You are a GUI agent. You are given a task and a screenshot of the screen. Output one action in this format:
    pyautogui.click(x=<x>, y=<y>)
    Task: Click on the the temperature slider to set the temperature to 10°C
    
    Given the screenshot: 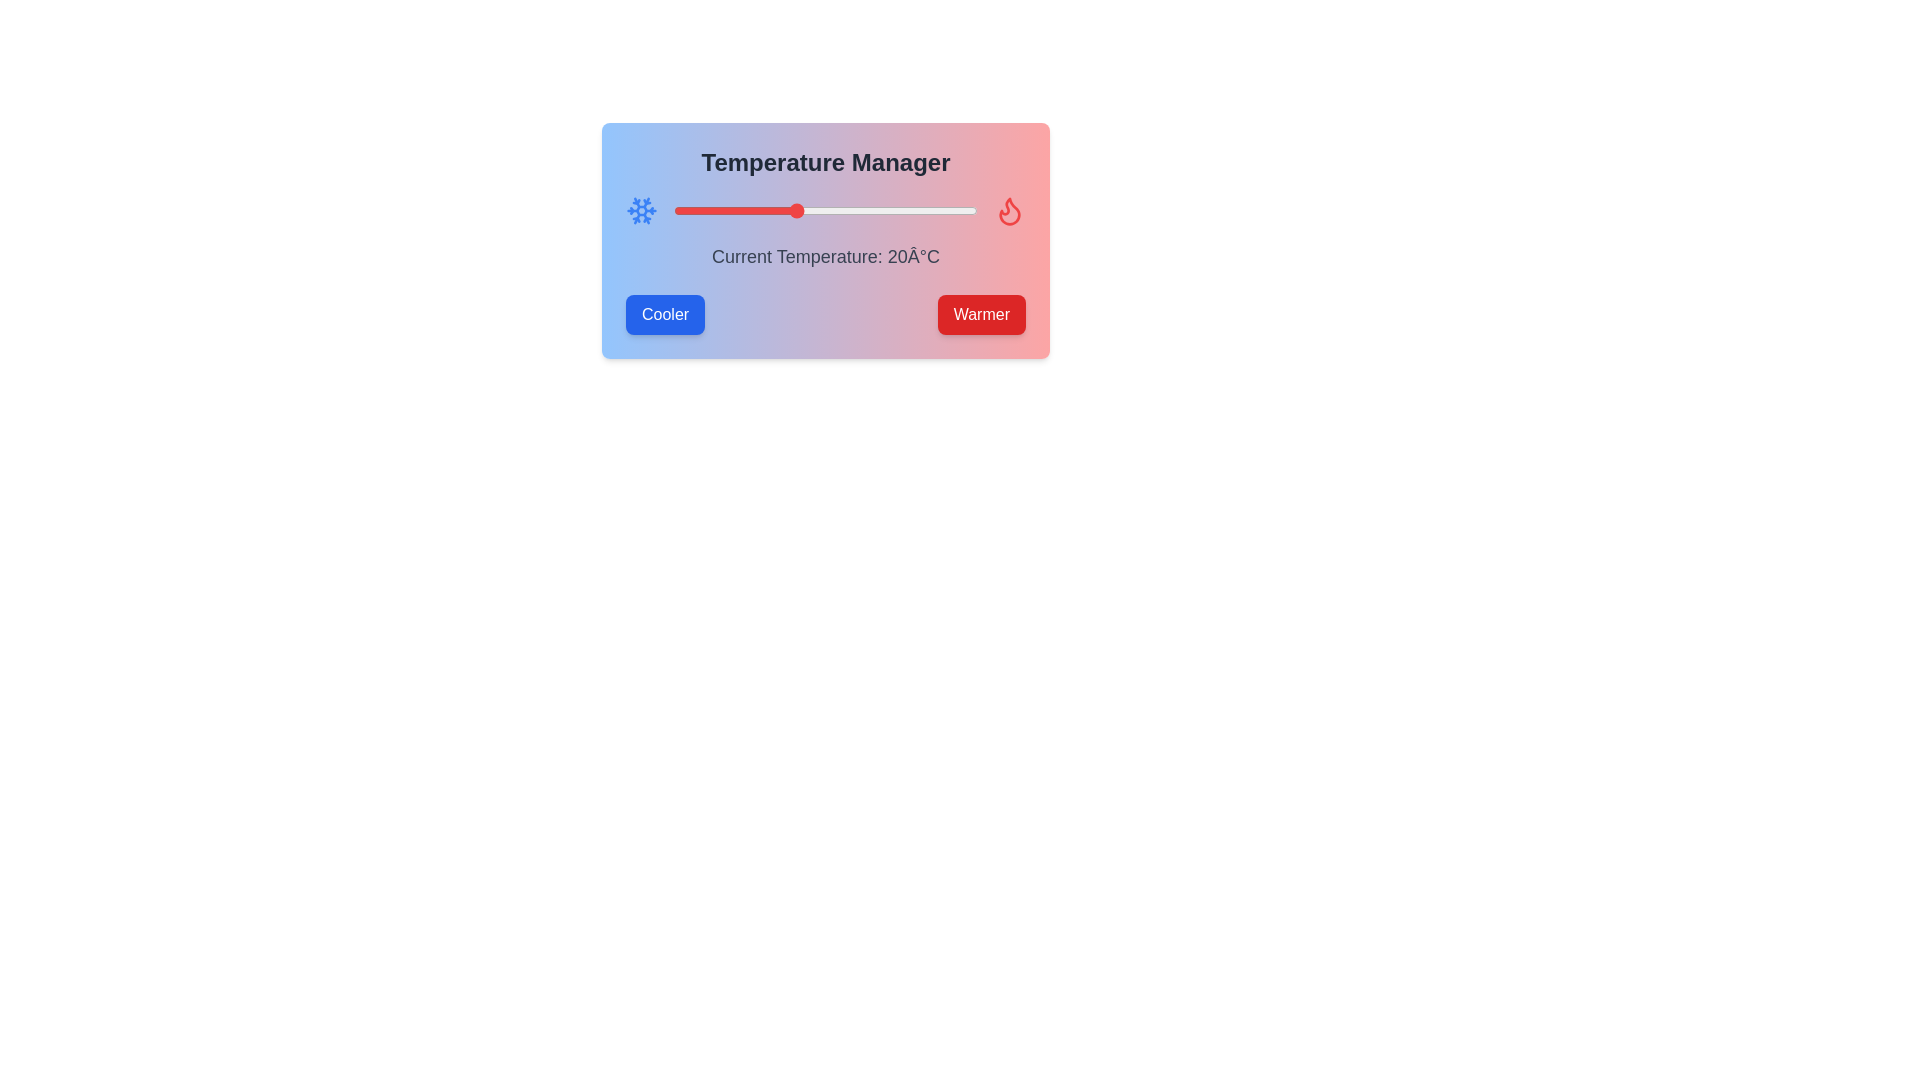 What is the action you would take?
    pyautogui.click(x=733, y=211)
    